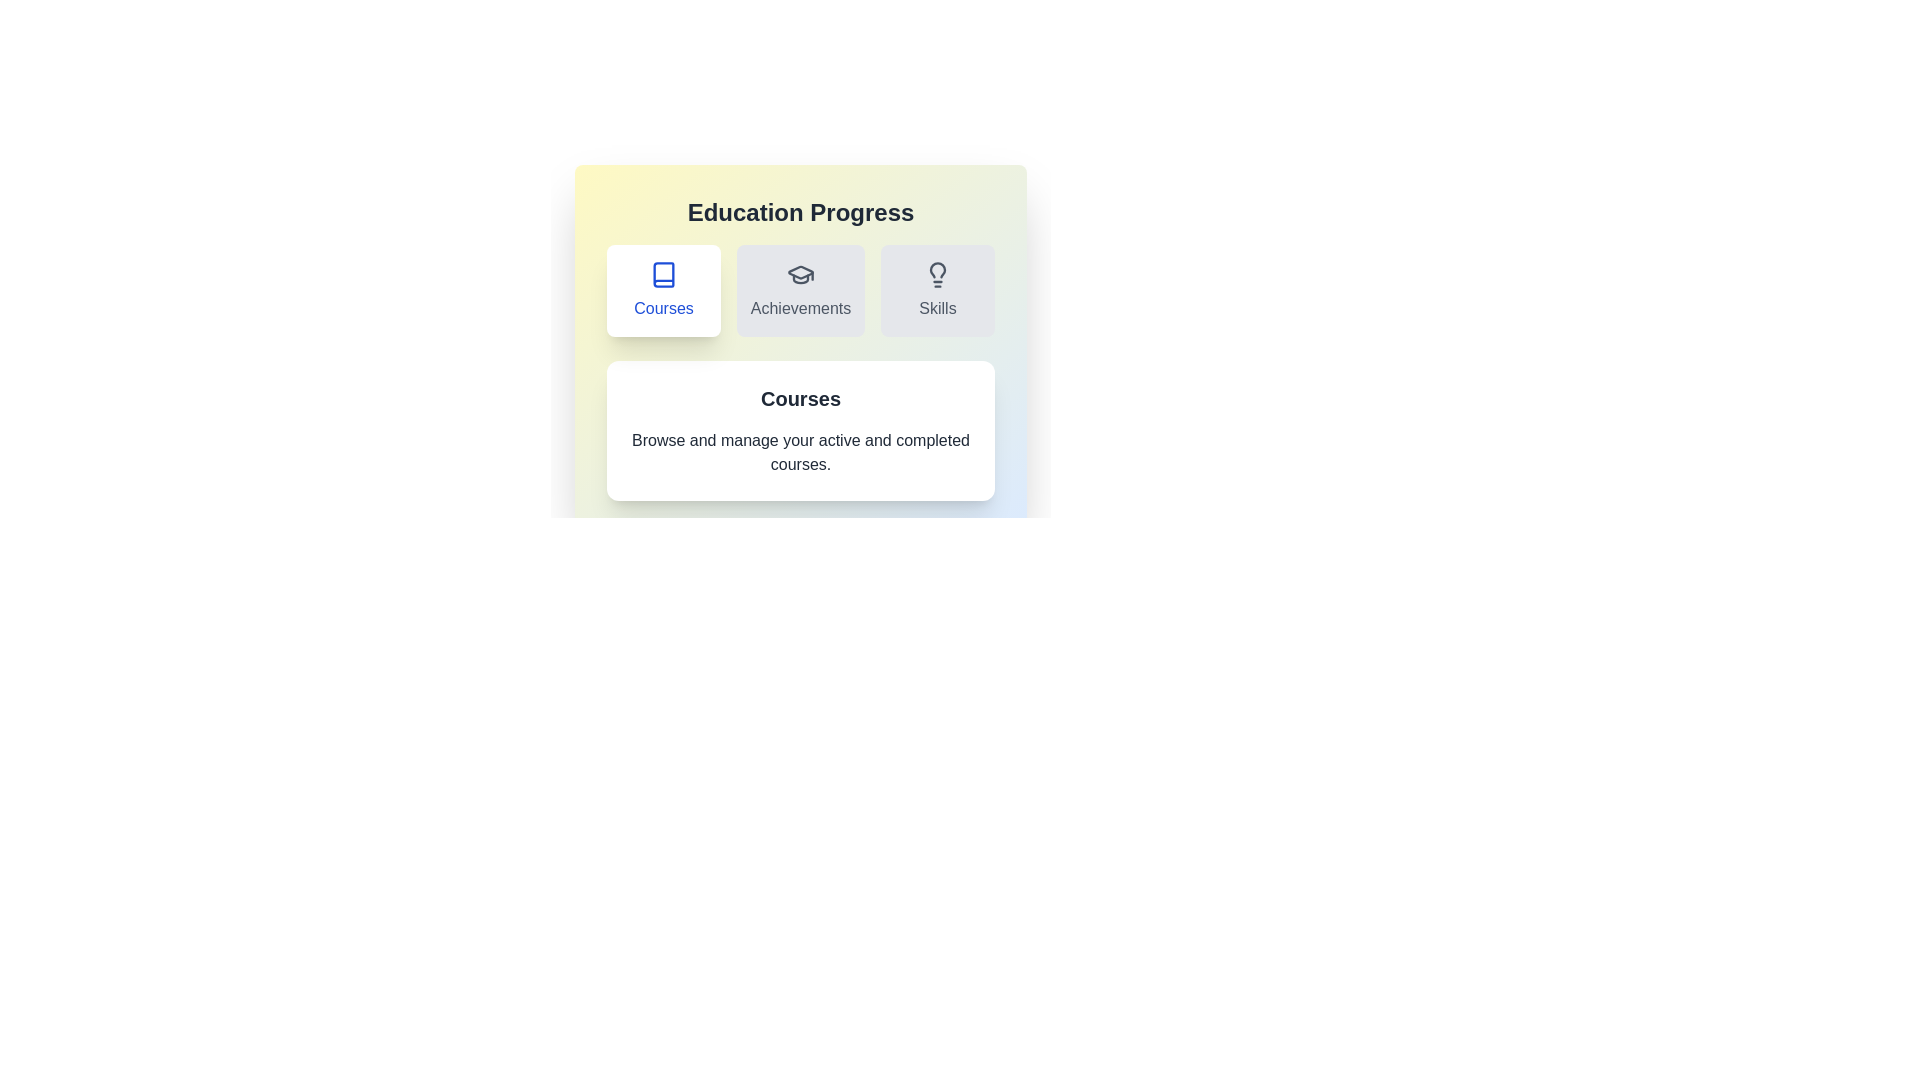 Image resolution: width=1920 pixels, height=1080 pixels. I want to click on the Skills tab by clicking on its button, so click(936, 290).